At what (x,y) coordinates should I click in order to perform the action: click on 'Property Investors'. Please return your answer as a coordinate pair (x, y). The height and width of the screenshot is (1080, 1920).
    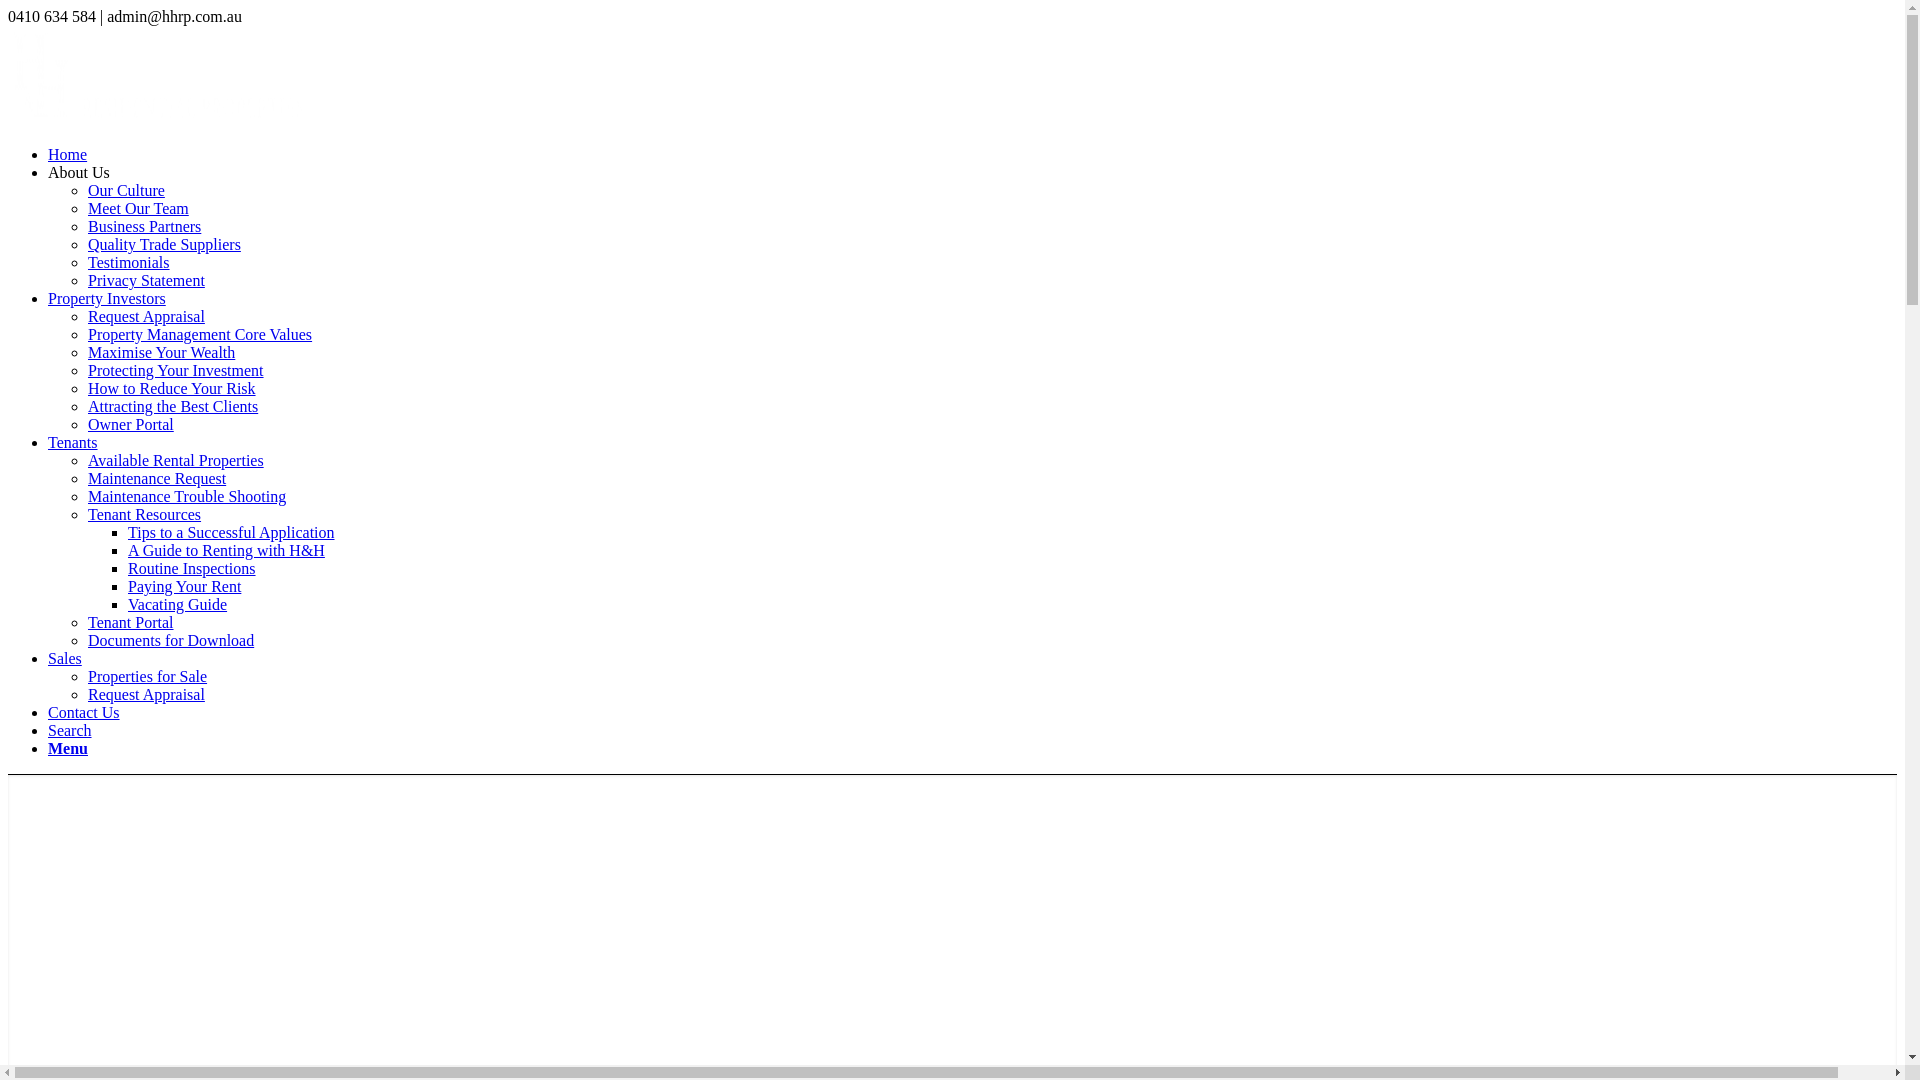
    Looking at the image, I should click on (105, 298).